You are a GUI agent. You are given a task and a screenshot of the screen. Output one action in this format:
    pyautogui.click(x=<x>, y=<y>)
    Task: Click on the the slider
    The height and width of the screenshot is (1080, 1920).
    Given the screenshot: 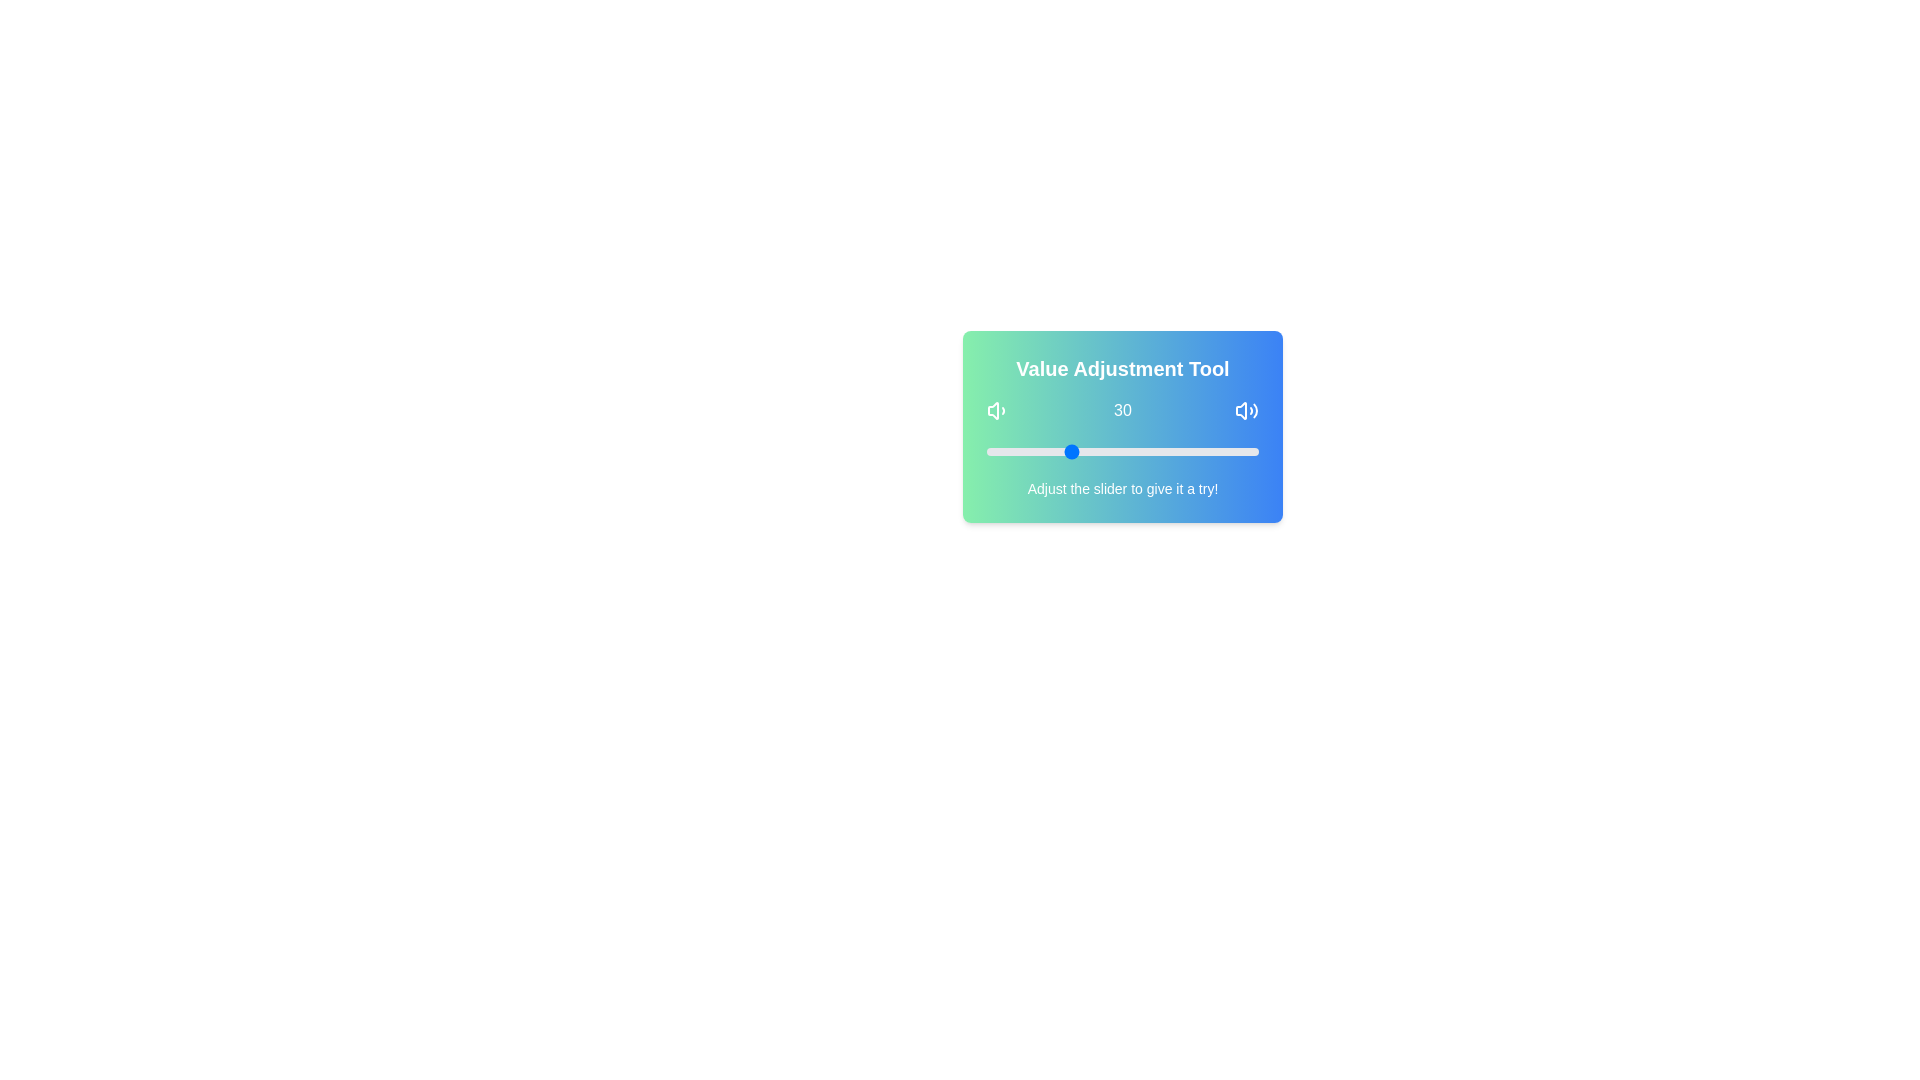 What is the action you would take?
    pyautogui.click(x=1075, y=451)
    